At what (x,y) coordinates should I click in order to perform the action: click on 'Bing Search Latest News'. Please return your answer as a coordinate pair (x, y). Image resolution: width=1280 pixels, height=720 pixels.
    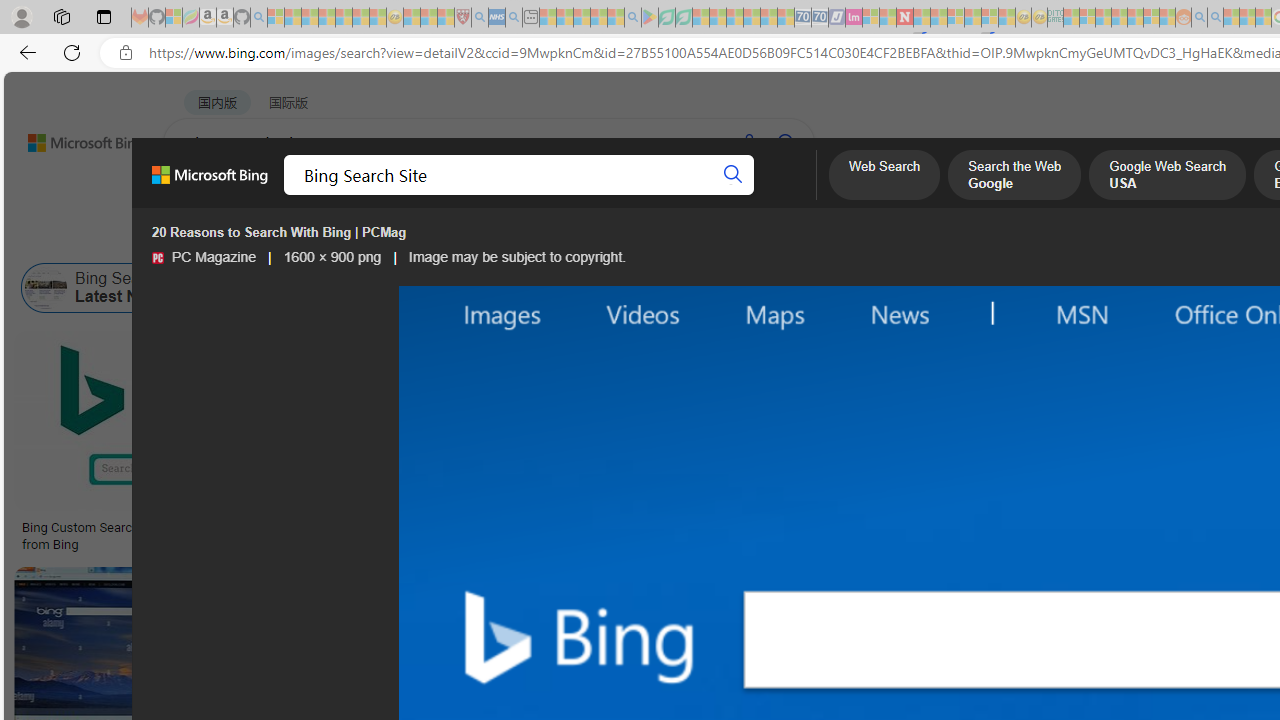
    Looking at the image, I should click on (46, 288).